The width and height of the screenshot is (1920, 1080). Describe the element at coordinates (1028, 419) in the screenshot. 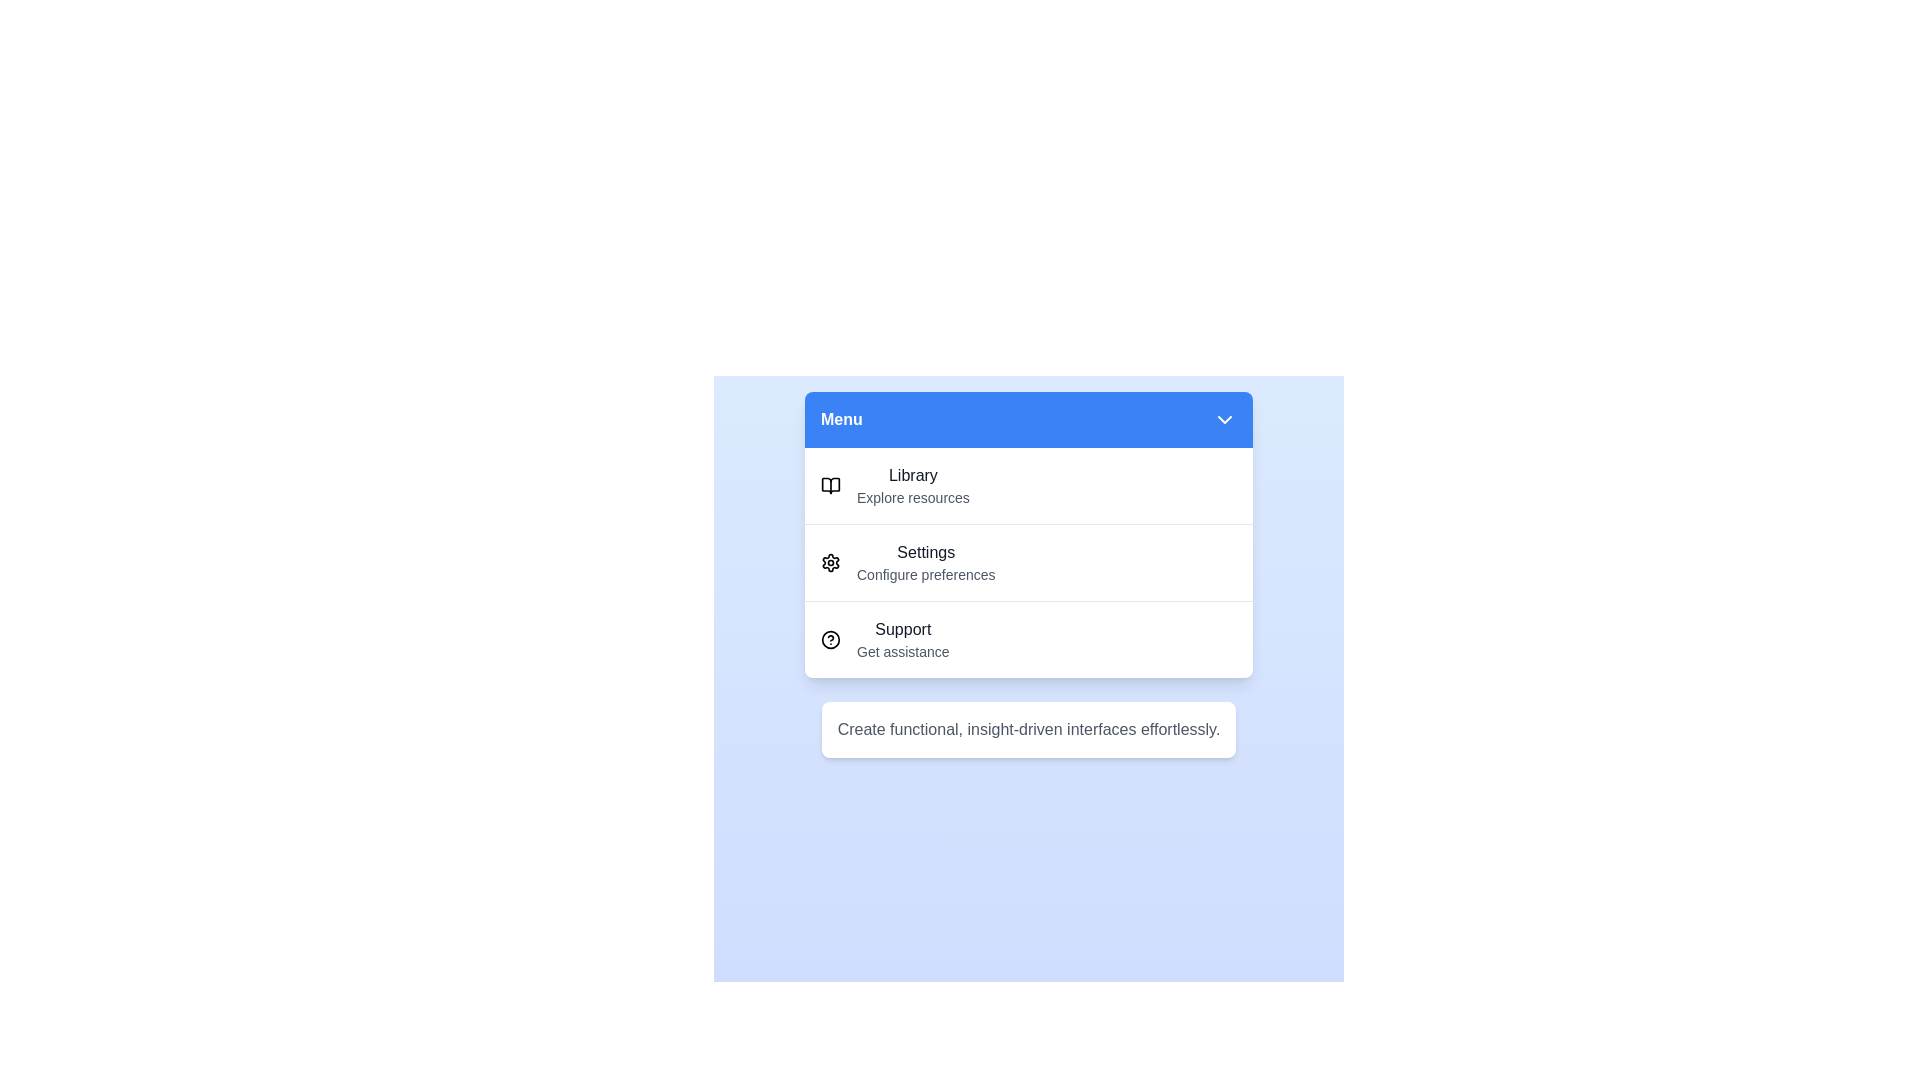

I see `the menu toggle button to toggle the menu open or closed` at that location.